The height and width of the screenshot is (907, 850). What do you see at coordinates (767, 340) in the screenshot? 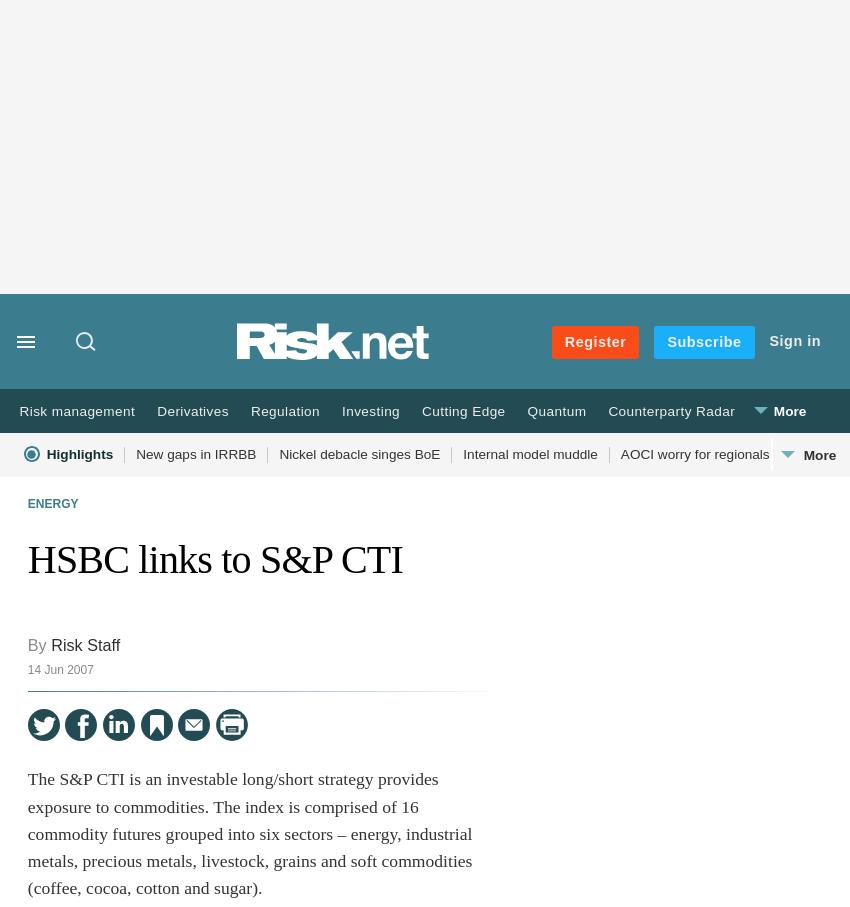
I see `'Sign in'` at bounding box center [767, 340].